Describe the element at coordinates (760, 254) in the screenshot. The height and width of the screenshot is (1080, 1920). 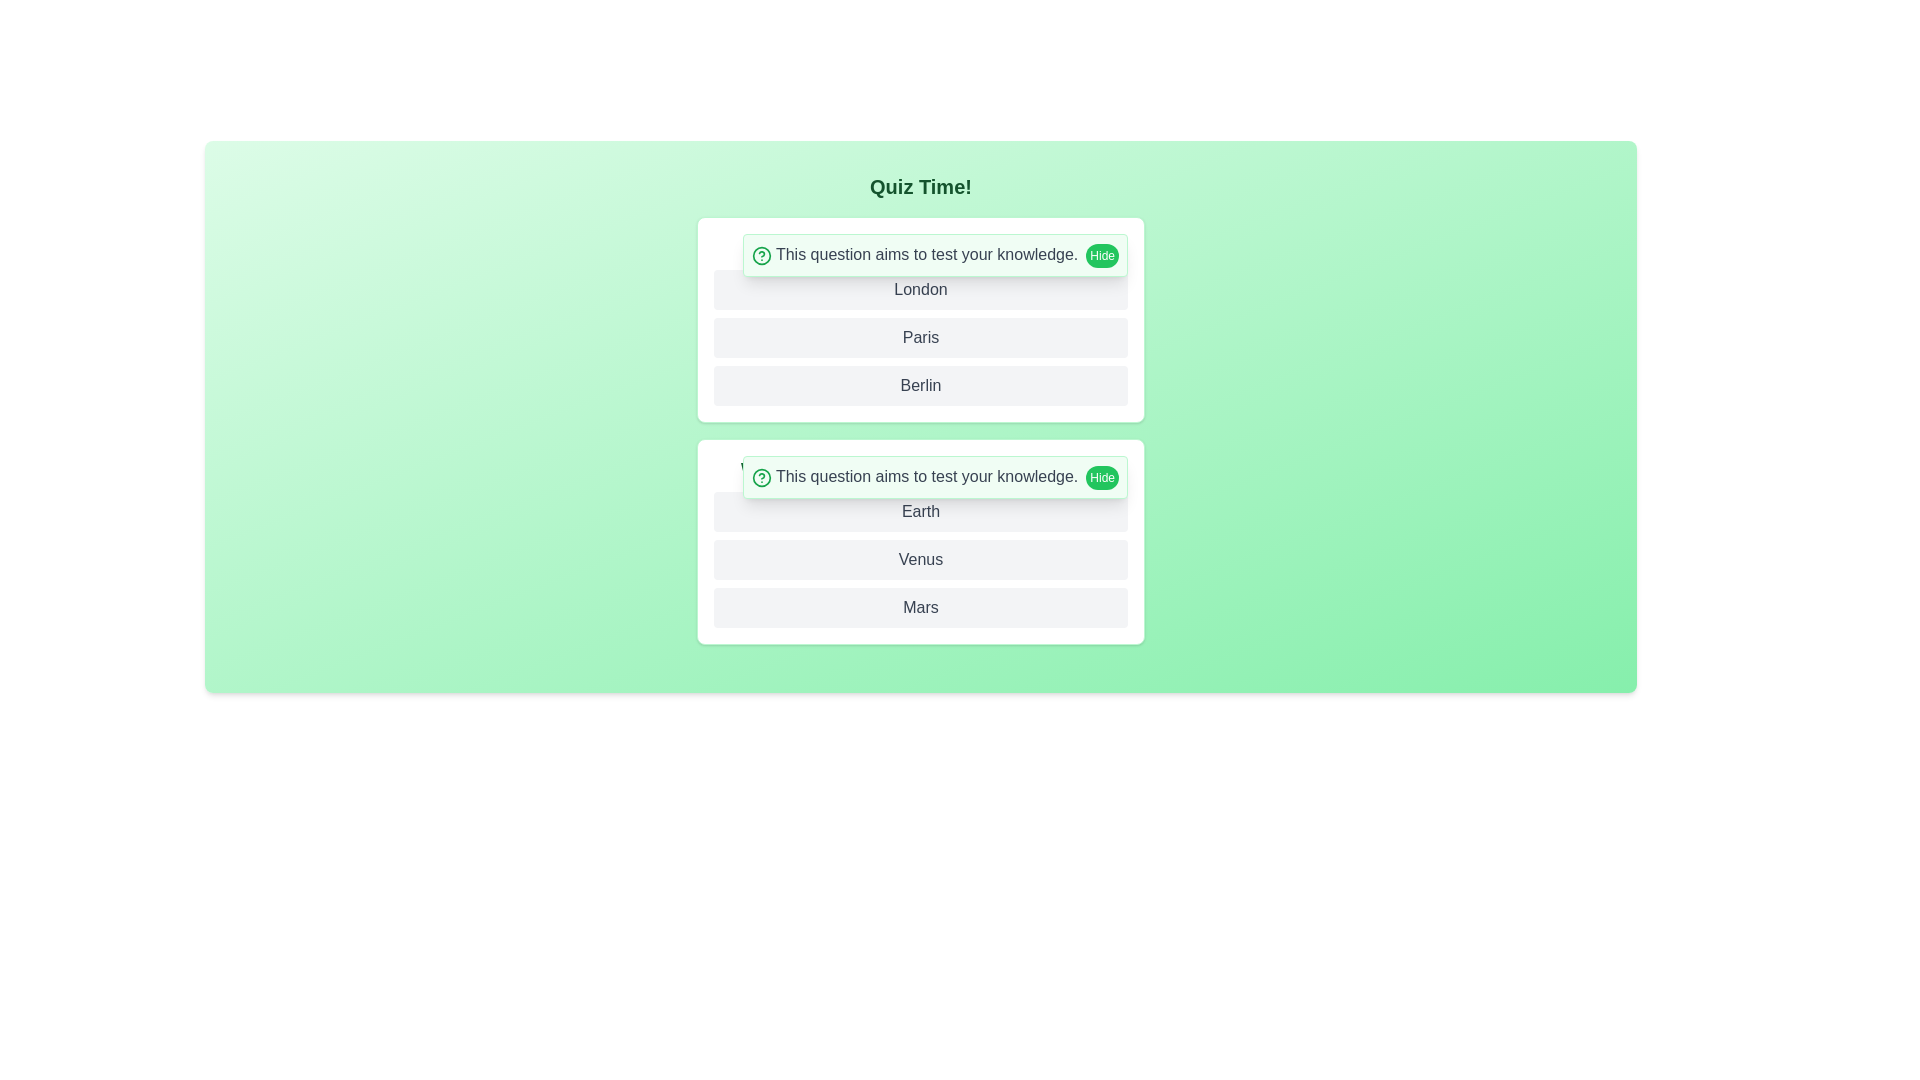
I see `the circular icon with a question mark inside, which is green and located to the left of the text 'This question aims to test your knowledge. Hide' in the upper green box` at that location.